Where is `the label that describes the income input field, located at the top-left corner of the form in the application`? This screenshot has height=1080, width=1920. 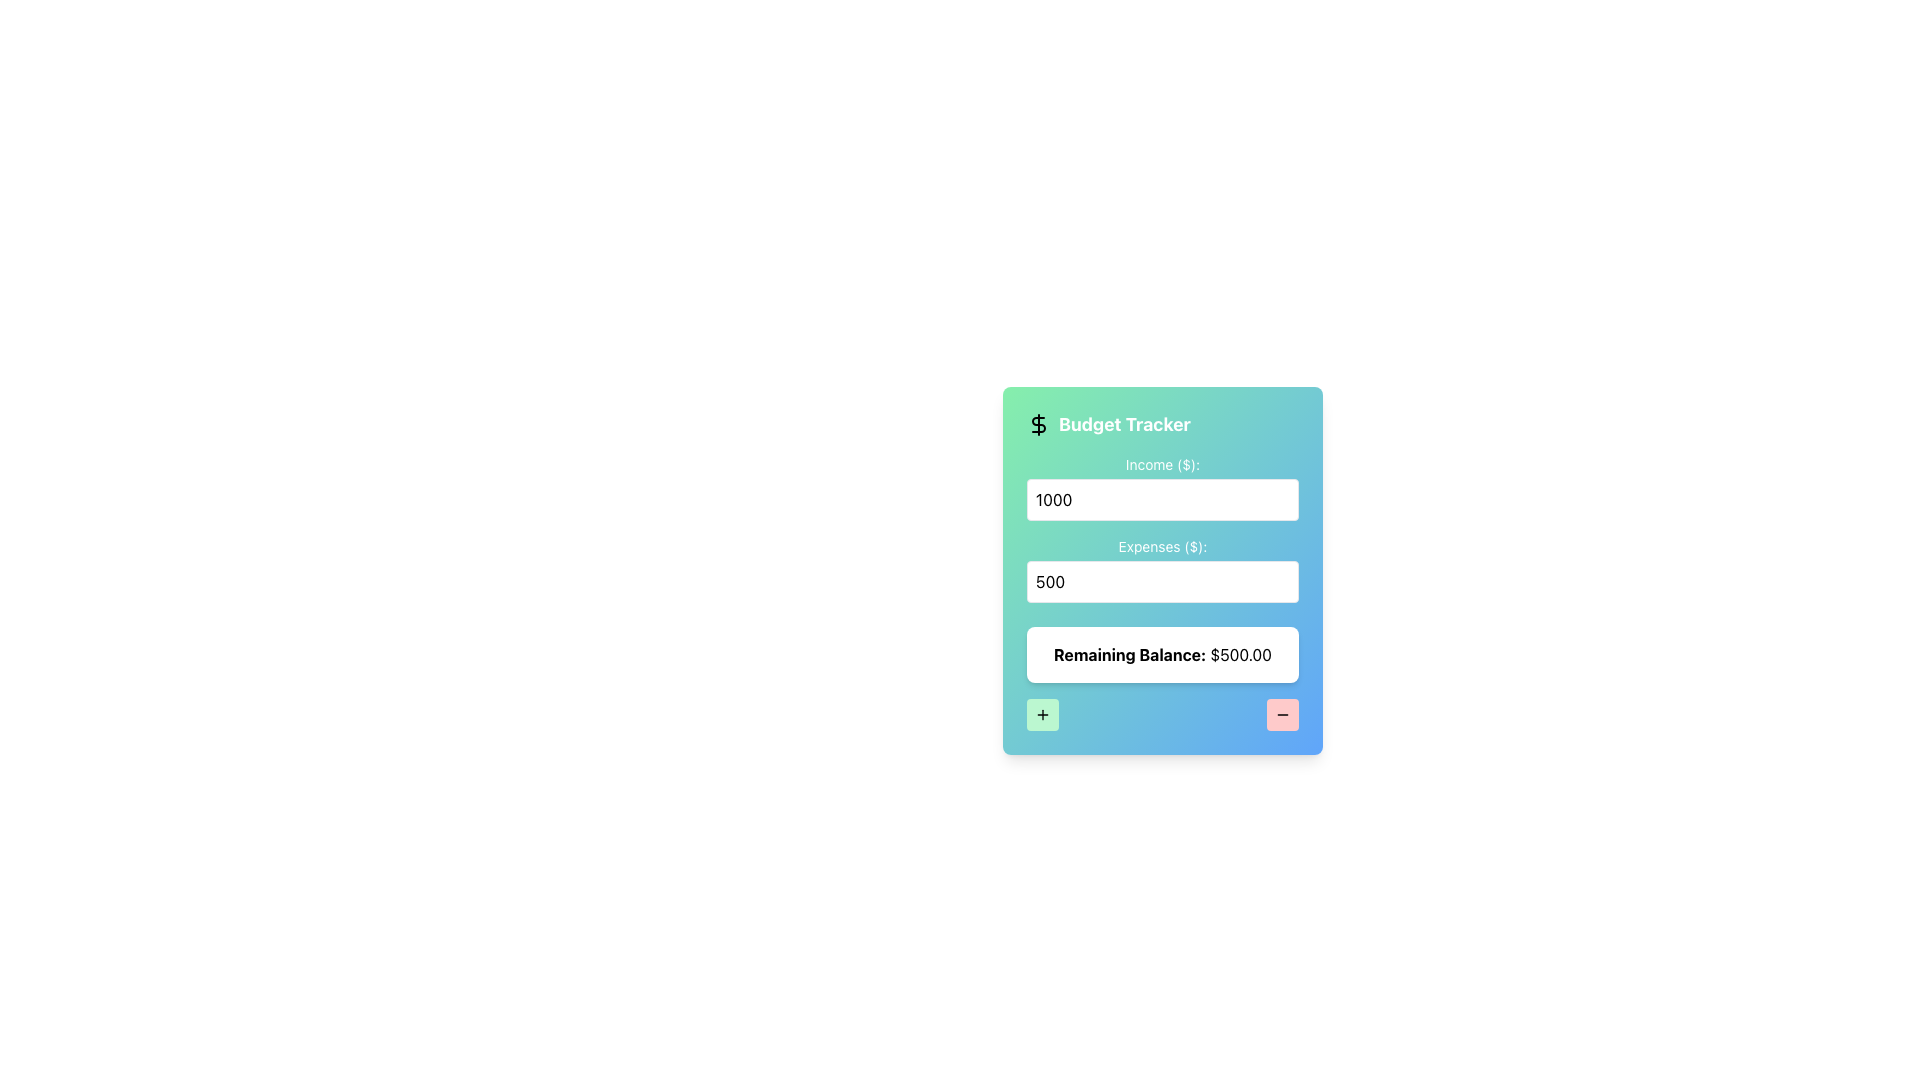 the label that describes the income input field, located at the top-left corner of the form in the application is located at coordinates (1162, 465).